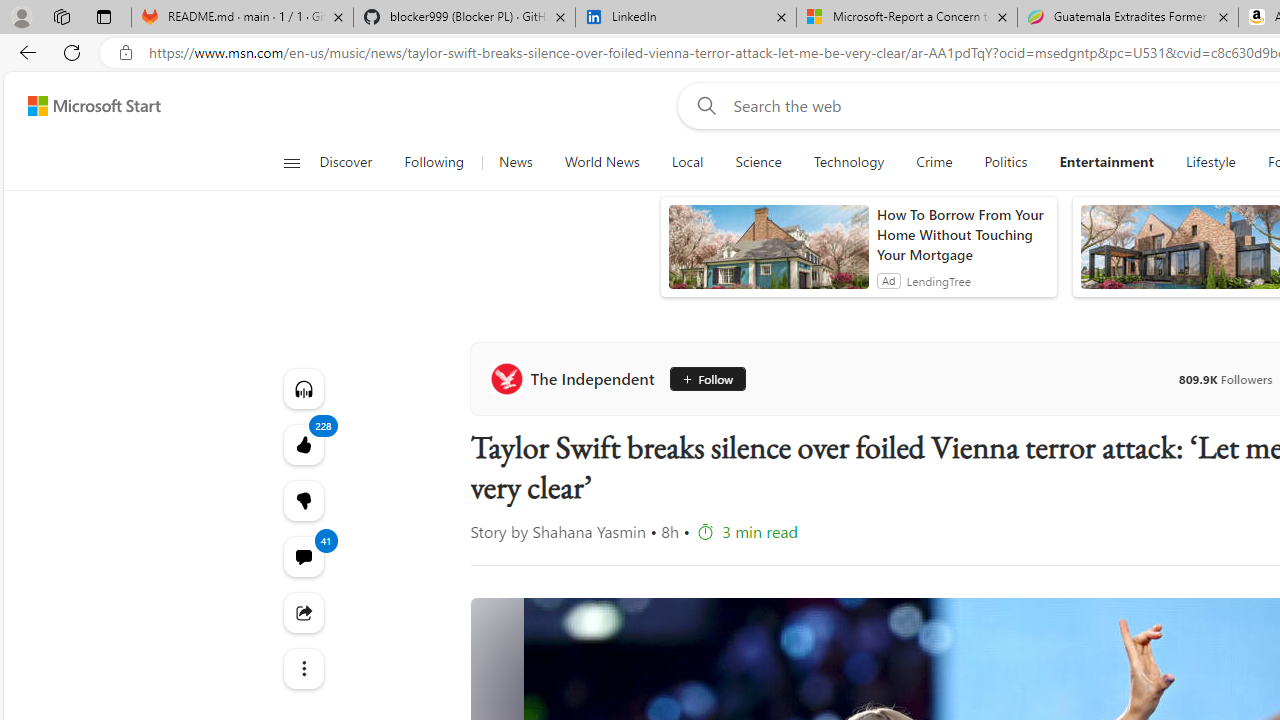 Image resolution: width=1280 pixels, height=720 pixels. Describe the element at coordinates (302, 556) in the screenshot. I see `'View comments 41 Comment'` at that location.